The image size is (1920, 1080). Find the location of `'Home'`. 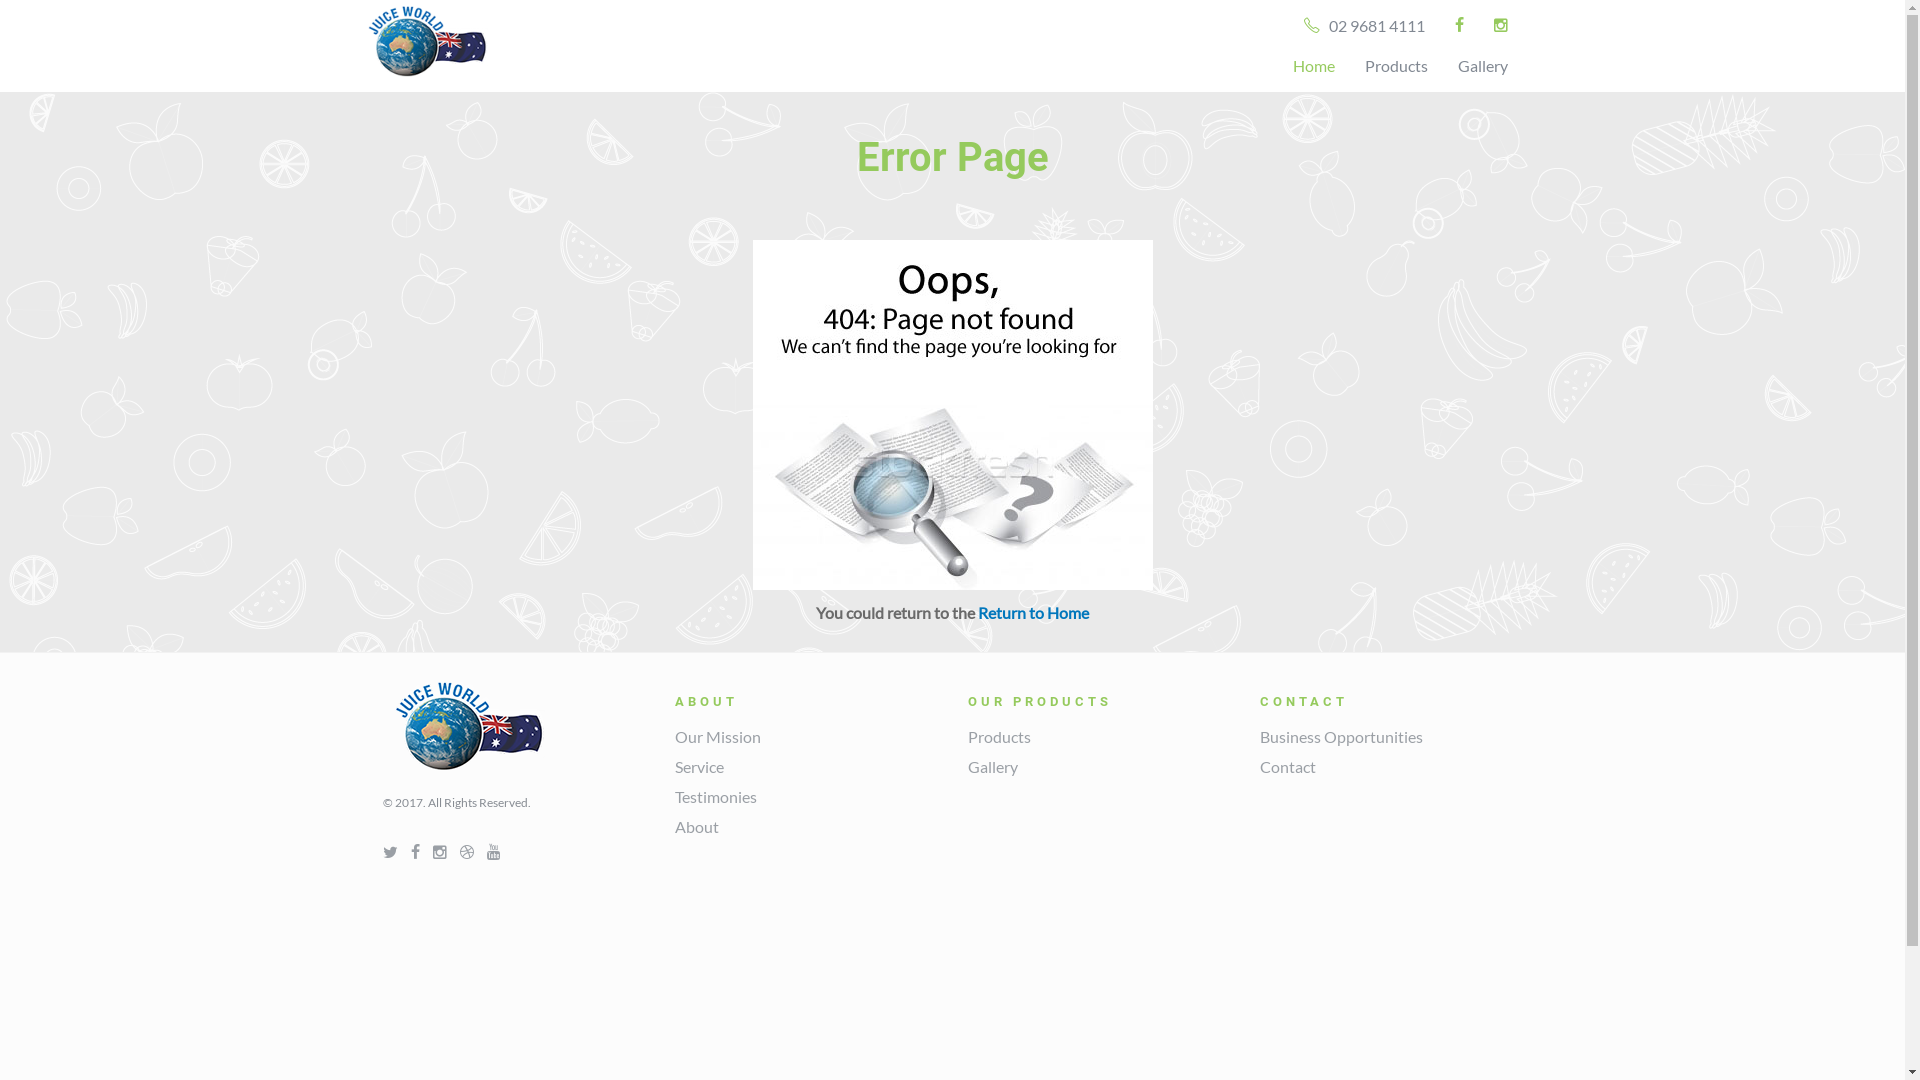

'Home' is located at coordinates (1276, 64).